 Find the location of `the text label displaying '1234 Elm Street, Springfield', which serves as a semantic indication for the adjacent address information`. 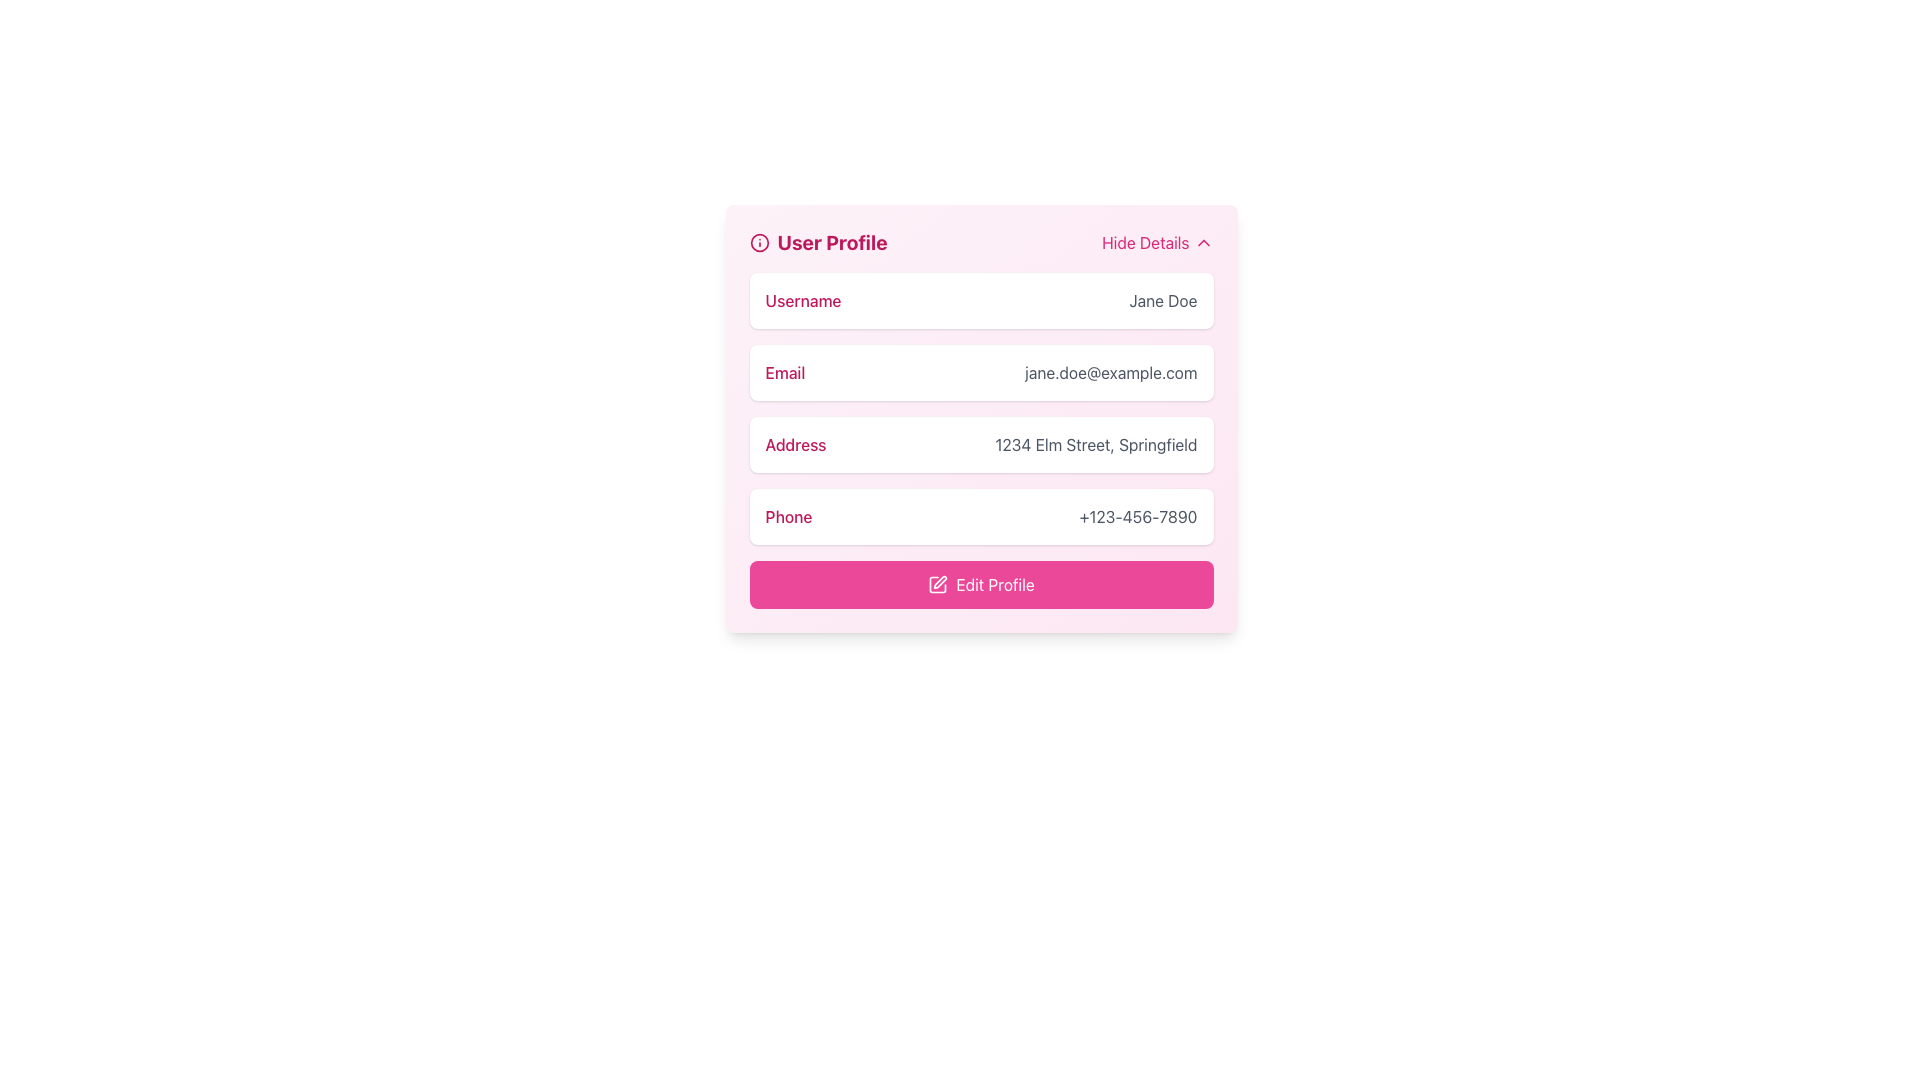

the text label displaying '1234 Elm Street, Springfield', which serves as a semantic indication for the adjacent address information is located at coordinates (795, 443).